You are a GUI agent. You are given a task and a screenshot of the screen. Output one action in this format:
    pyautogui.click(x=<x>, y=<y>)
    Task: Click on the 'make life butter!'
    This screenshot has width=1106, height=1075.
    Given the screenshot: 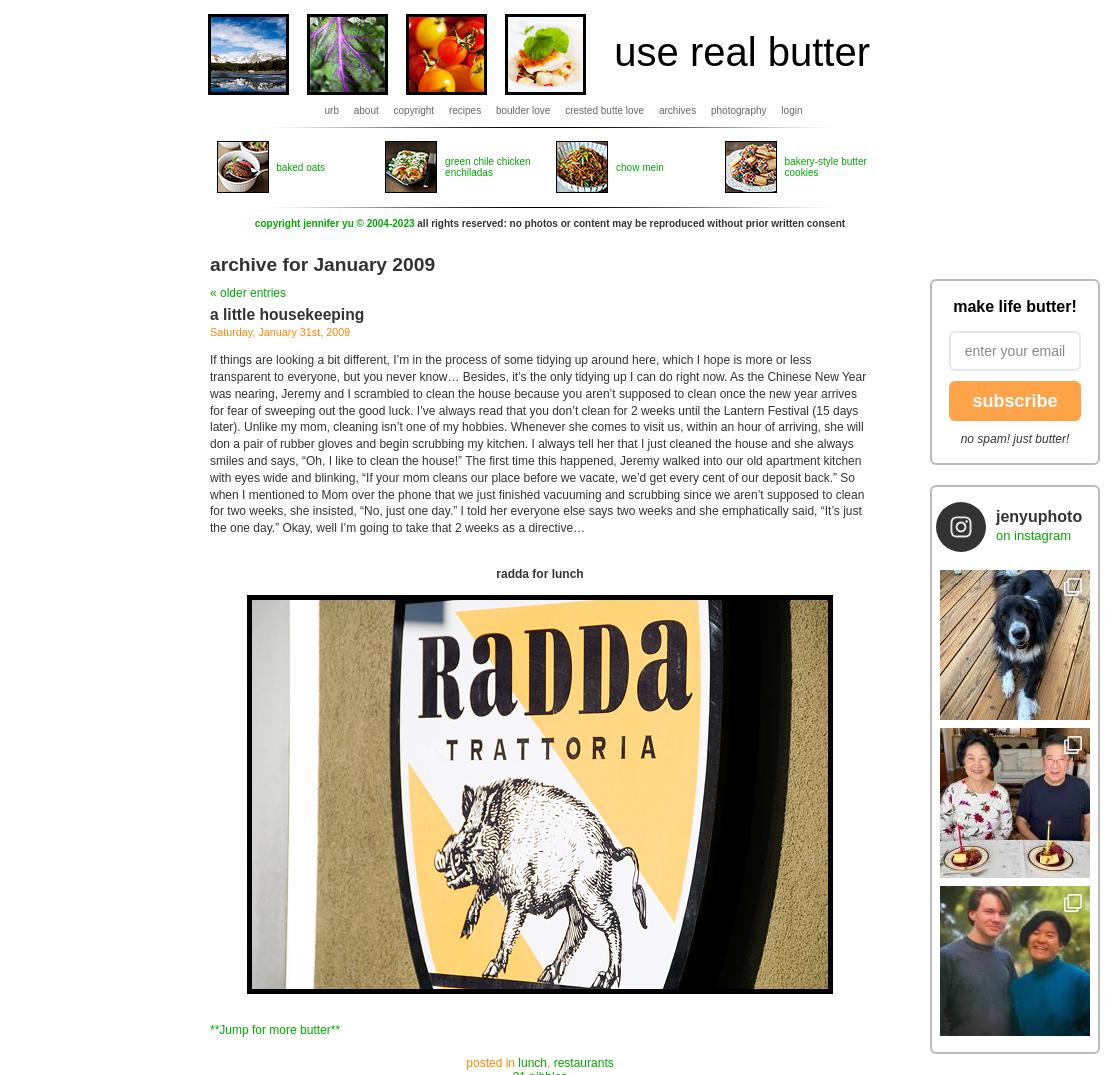 What is the action you would take?
    pyautogui.click(x=1013, y=305)
    